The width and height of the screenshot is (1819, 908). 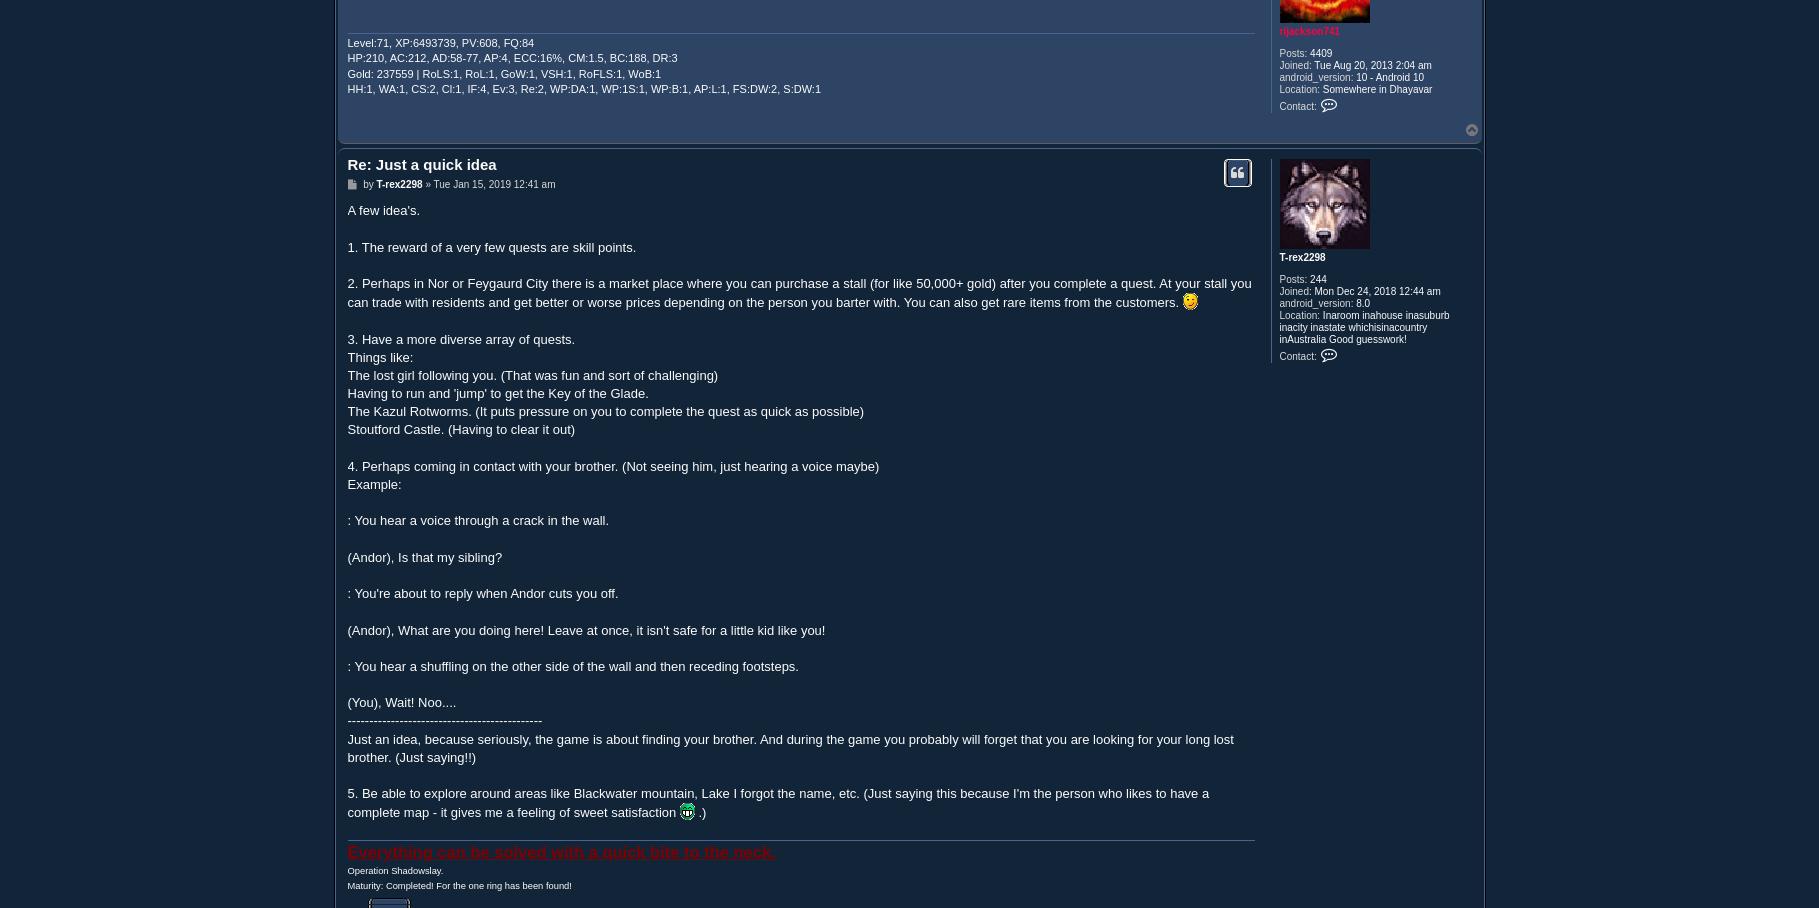 I want to click on 'Re: Just a quick idea', so click(x=421, y=162).